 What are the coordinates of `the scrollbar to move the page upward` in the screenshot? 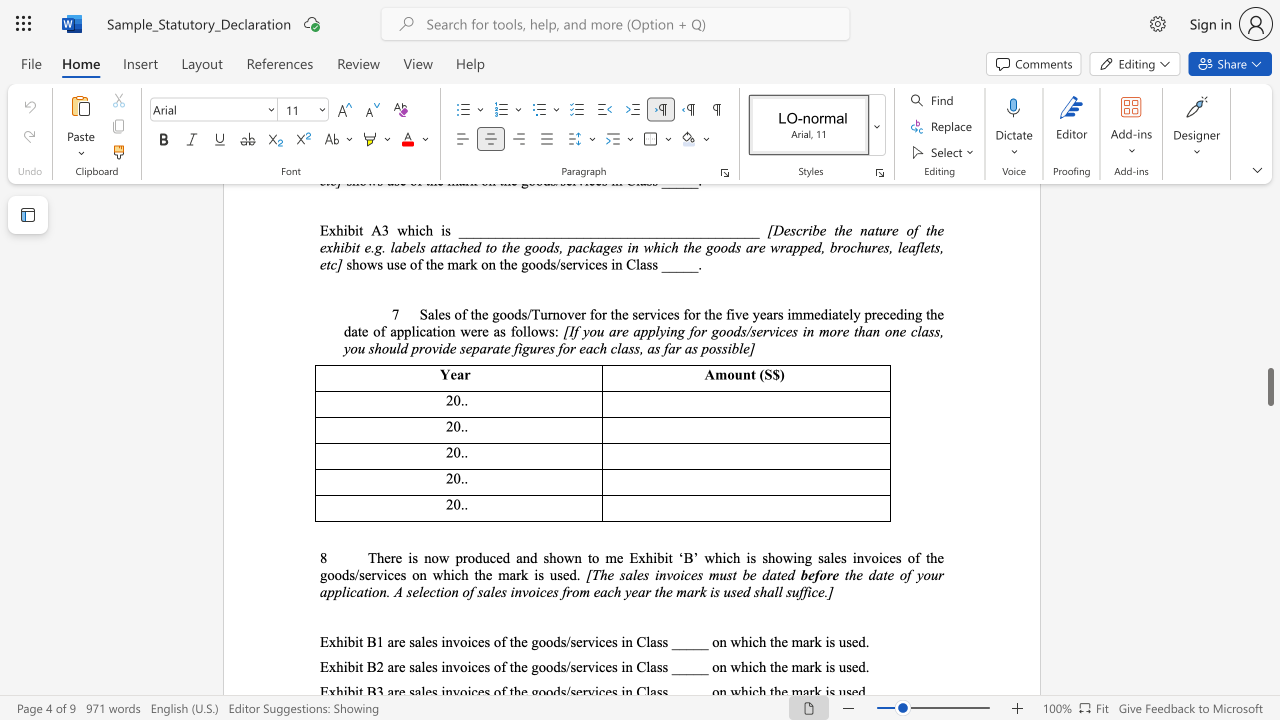 It's located at (1269, 258).